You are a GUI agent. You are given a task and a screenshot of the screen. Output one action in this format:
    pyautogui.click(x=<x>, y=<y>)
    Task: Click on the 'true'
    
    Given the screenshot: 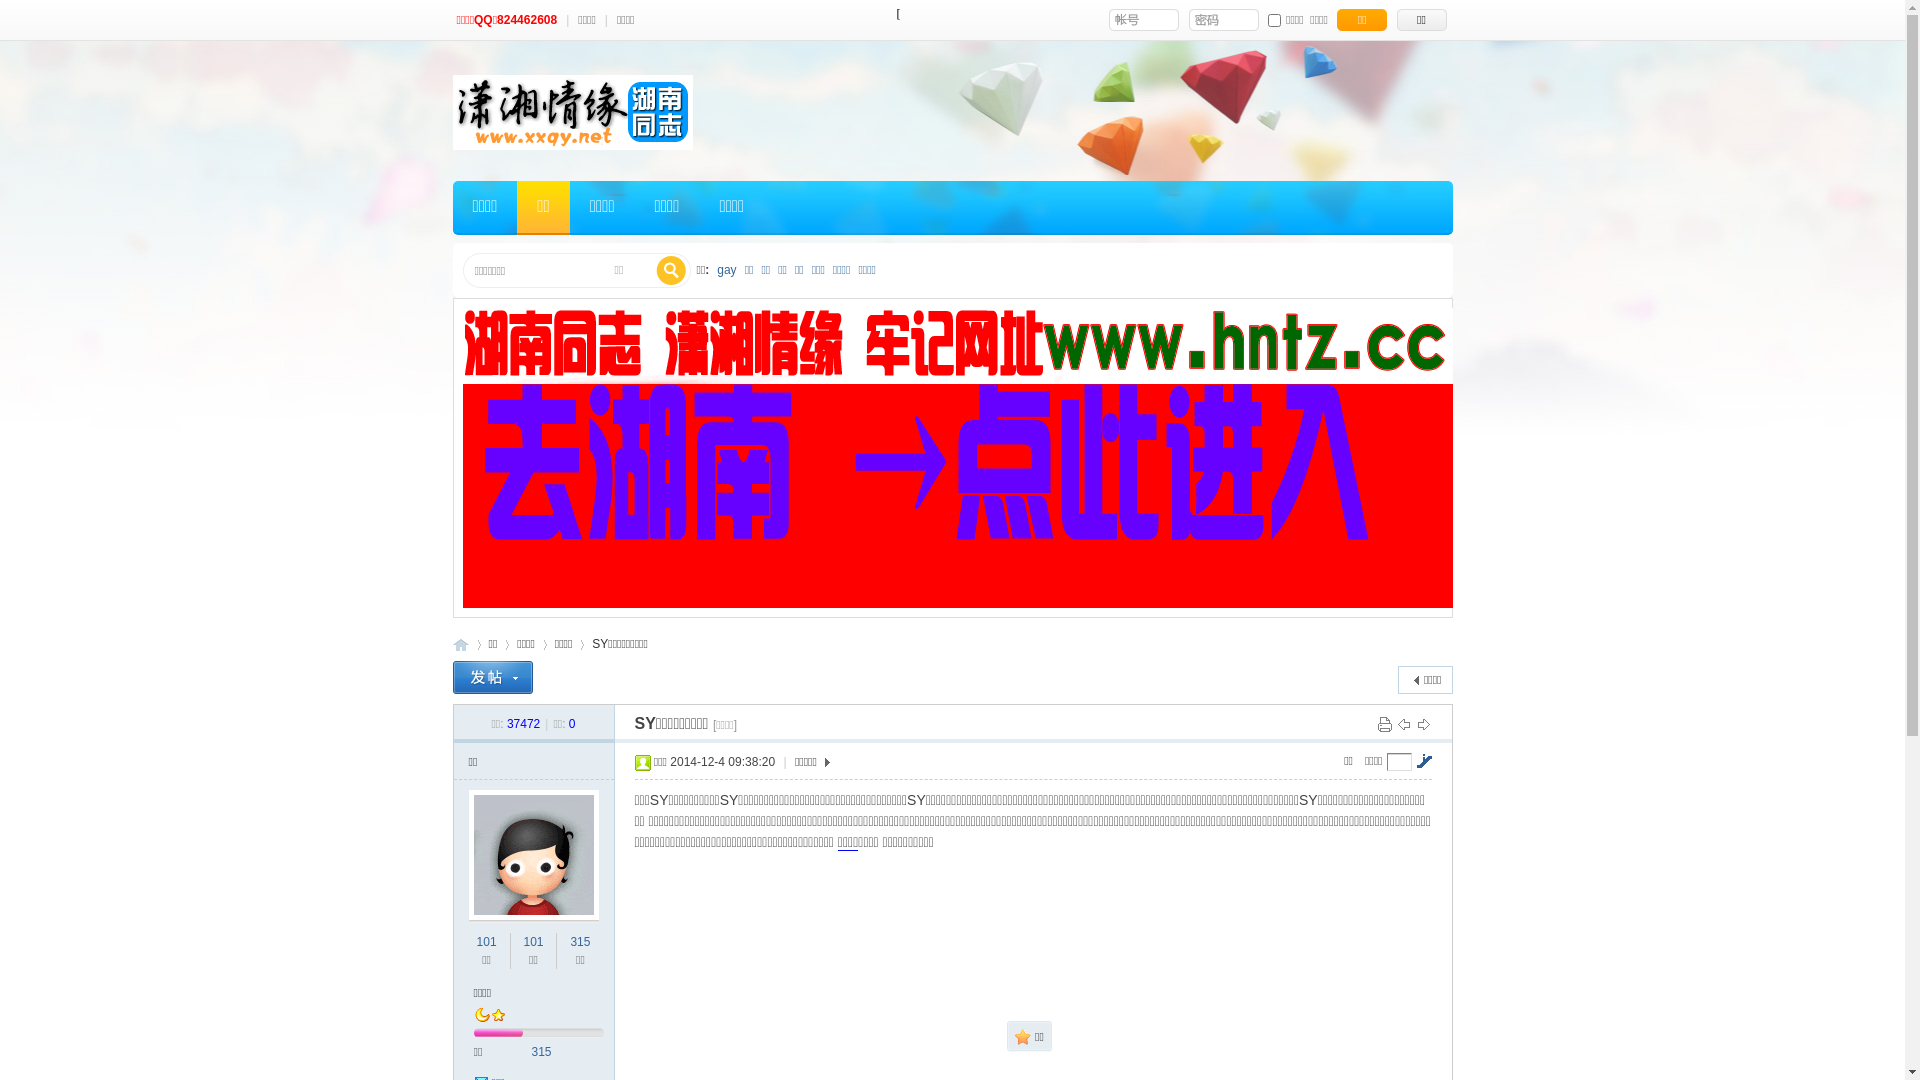 What is the action you would take?
    pyautogui.click(x=671, y=270)
    